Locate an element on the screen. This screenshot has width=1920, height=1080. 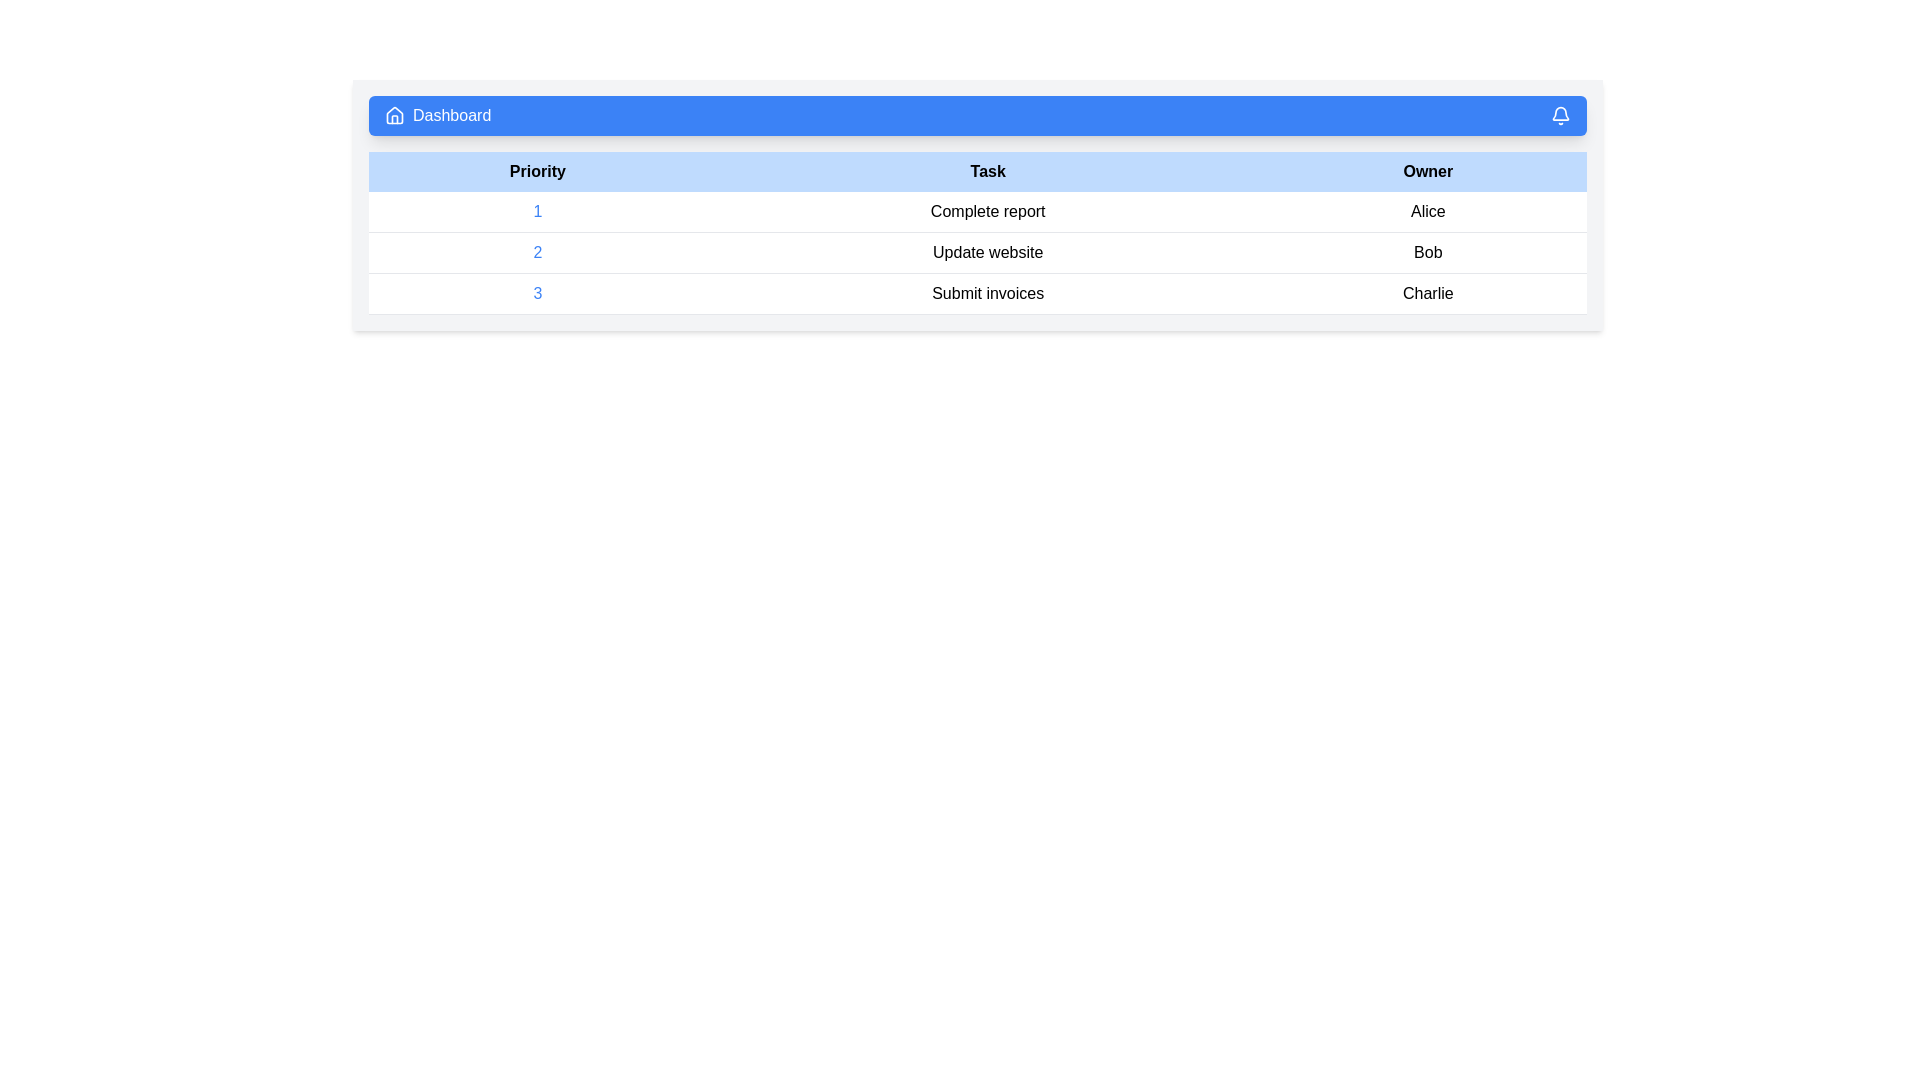
the notifications button represented by a bell icon located in the top navigation bar, positioned towards the far-right end of the bar is located at coordinates (1559, 115).